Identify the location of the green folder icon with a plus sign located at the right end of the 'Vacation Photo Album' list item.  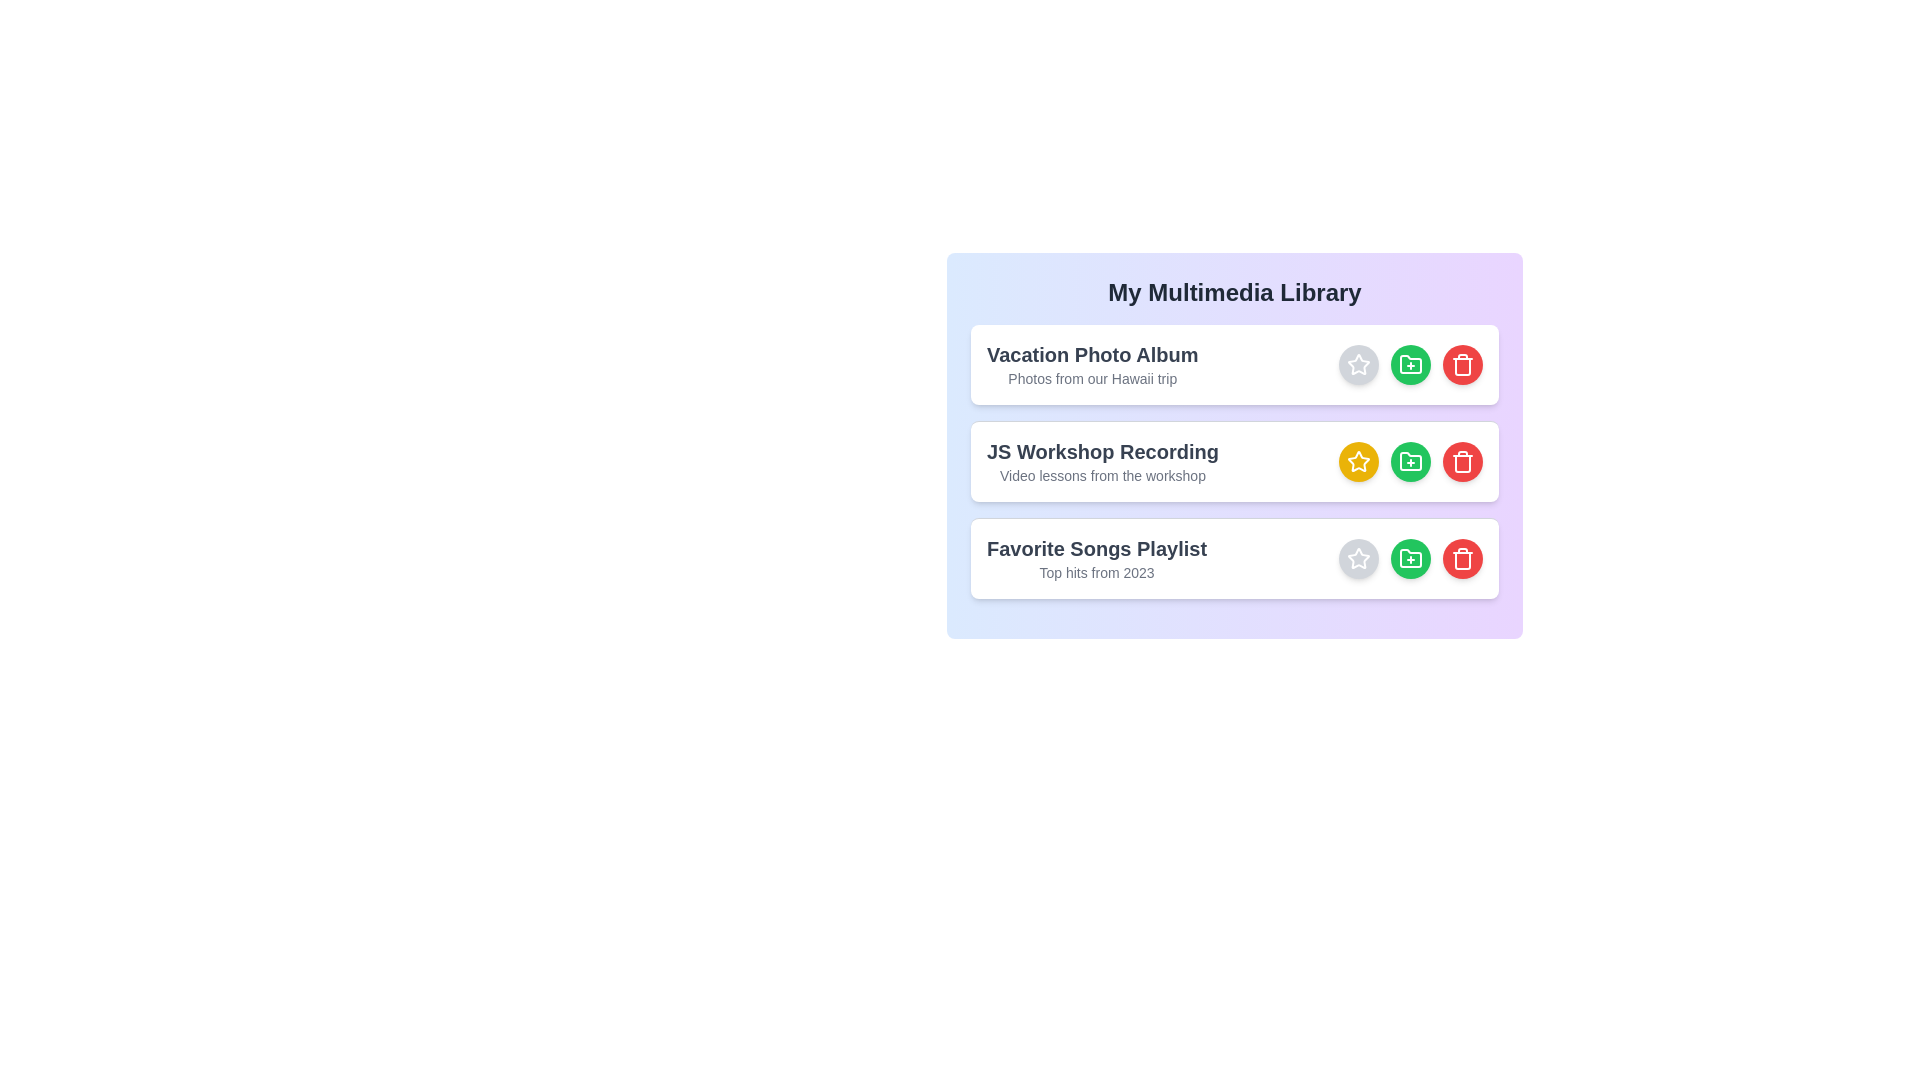
(1410, 365).